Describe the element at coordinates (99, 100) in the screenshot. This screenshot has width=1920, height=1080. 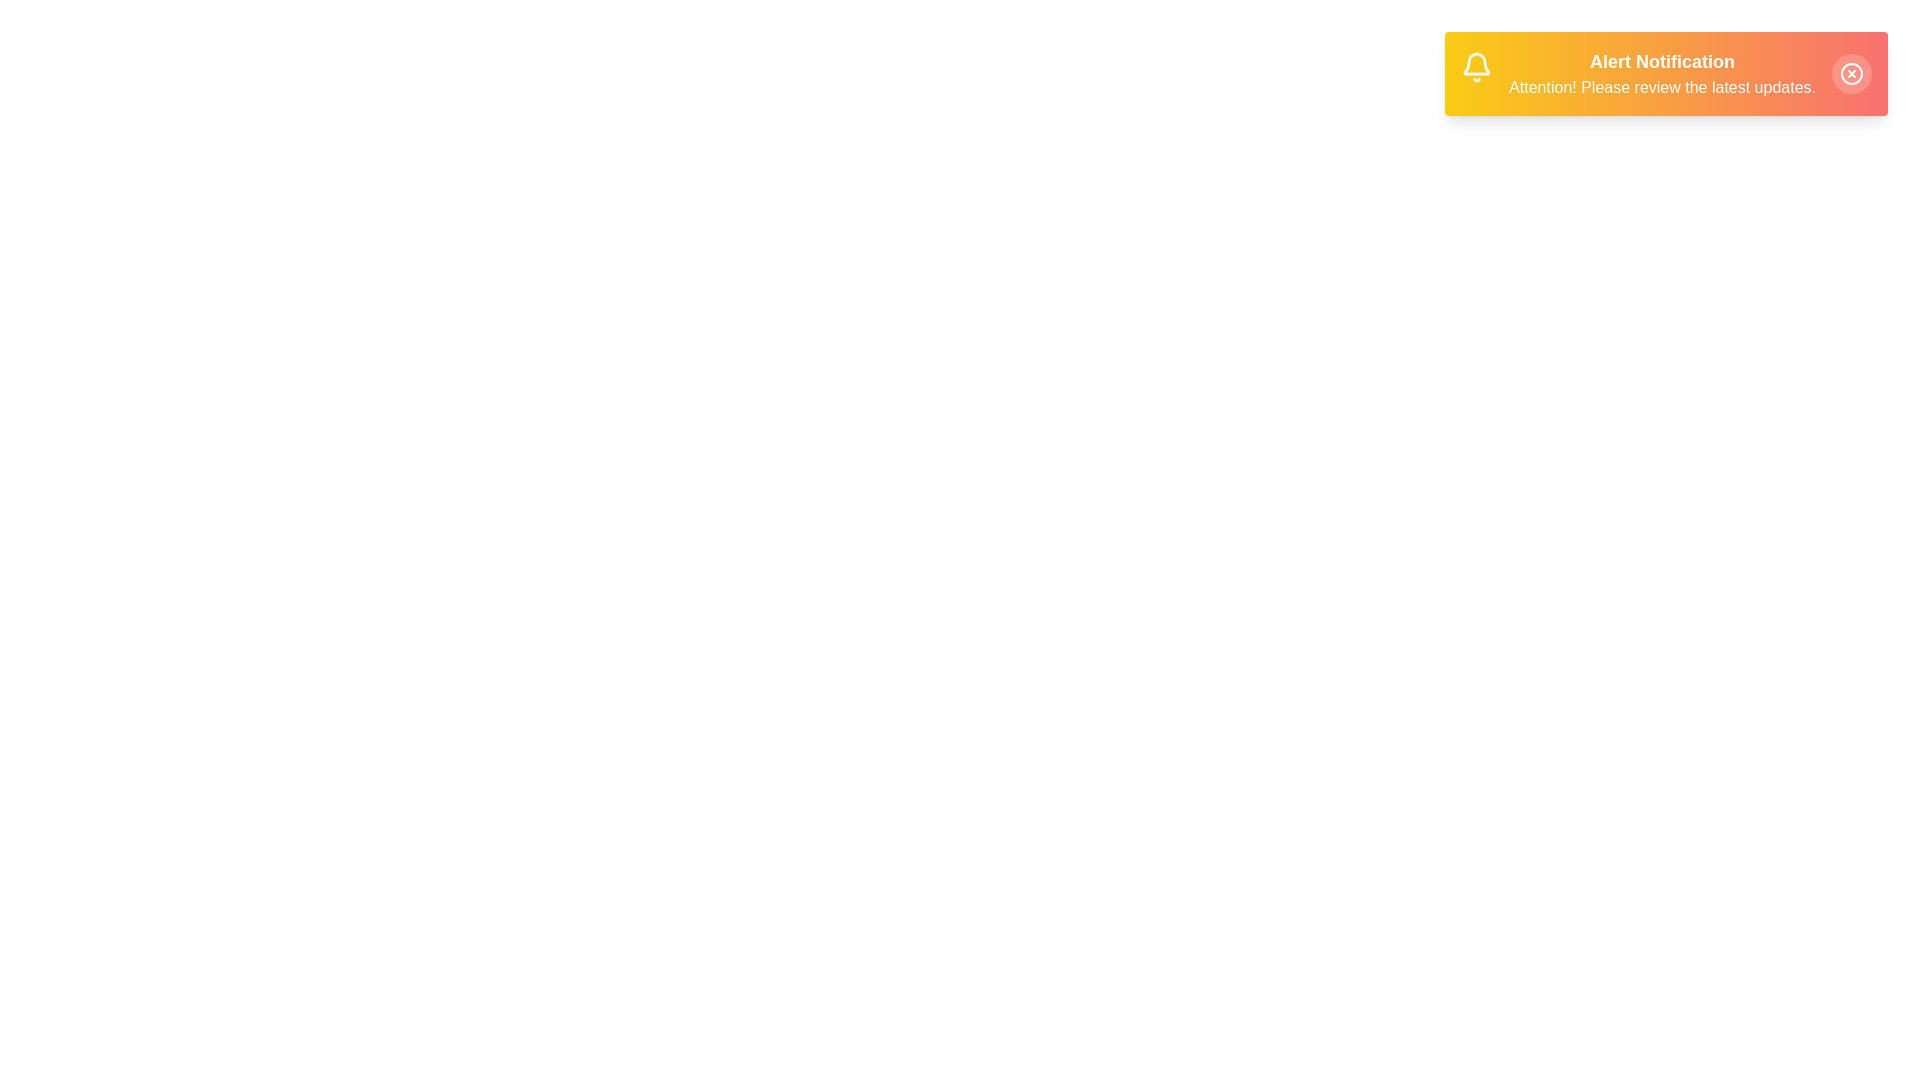
I see `the background area outside the modal to test its boundary behavior` at that location.